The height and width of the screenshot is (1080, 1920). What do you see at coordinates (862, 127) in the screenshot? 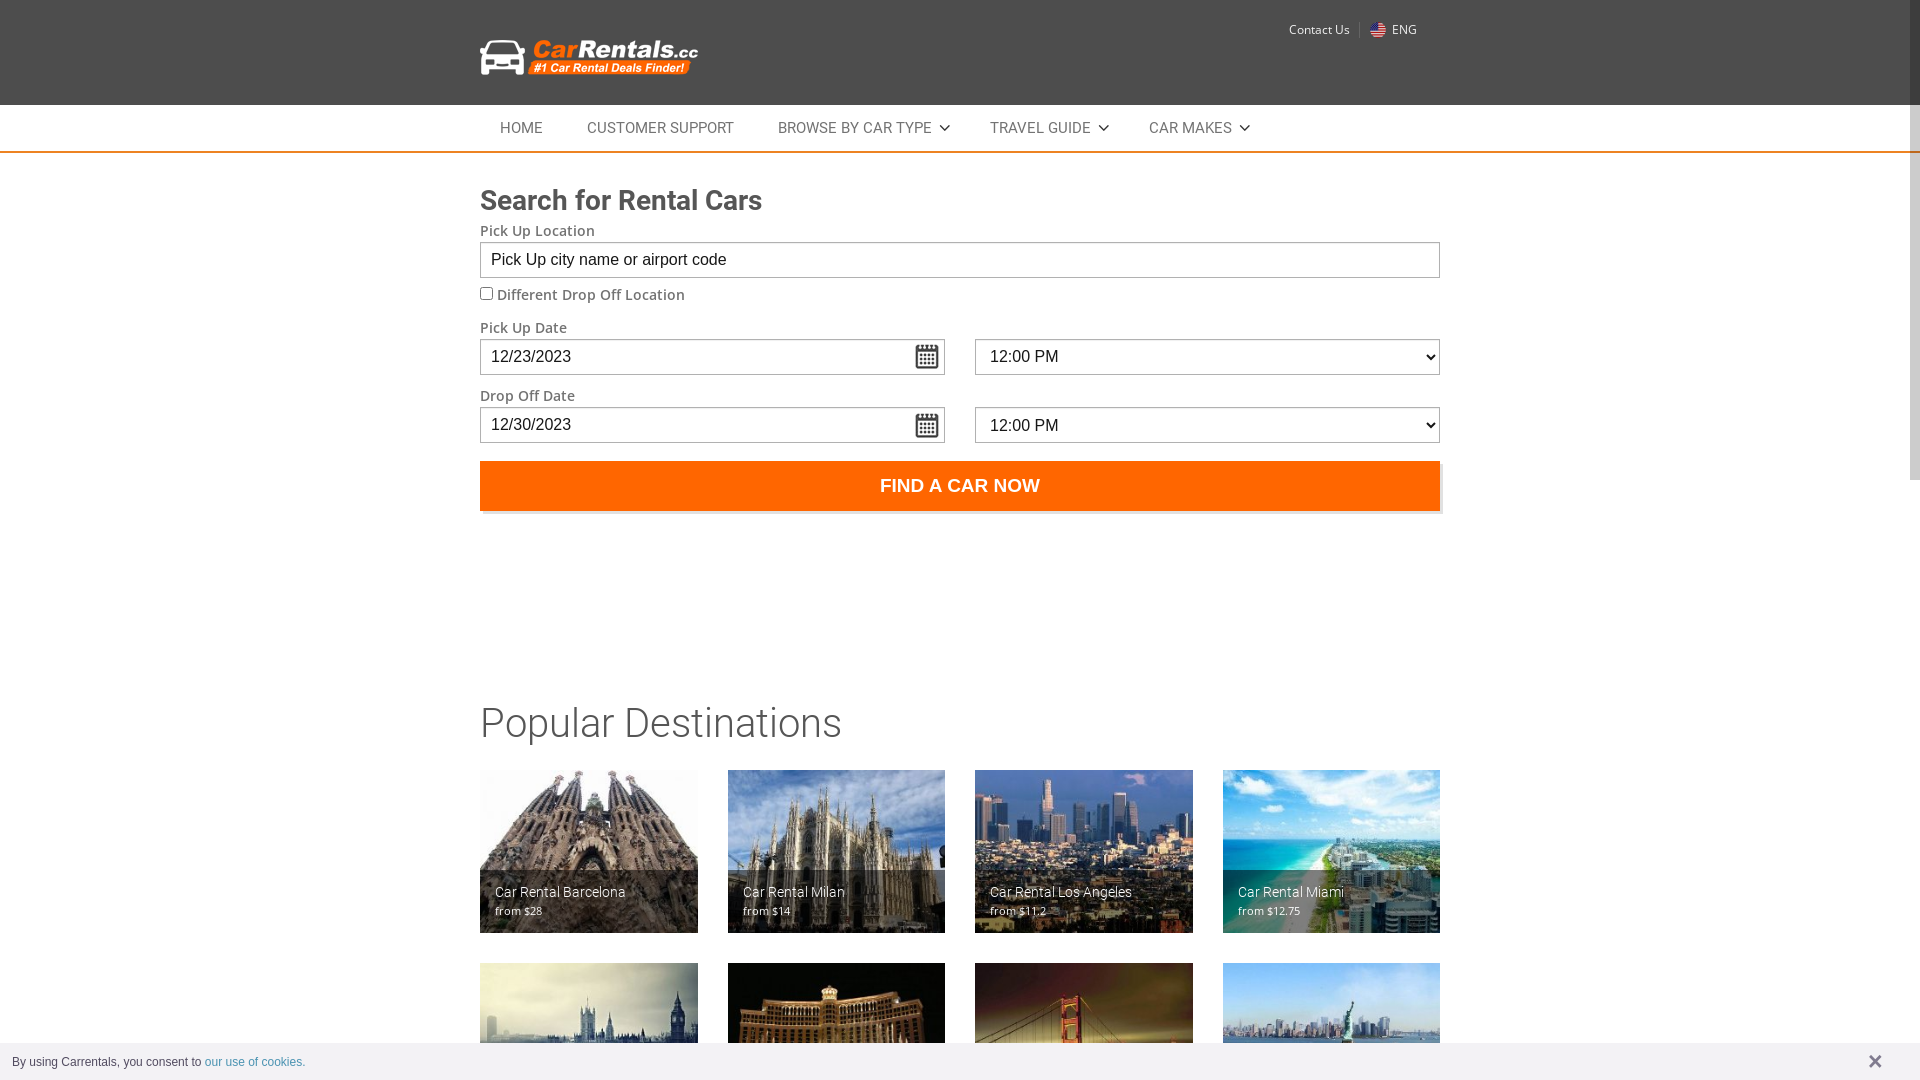
I see `'BROWSE BY CAR TYPE'` at bounding box center [862, 127].